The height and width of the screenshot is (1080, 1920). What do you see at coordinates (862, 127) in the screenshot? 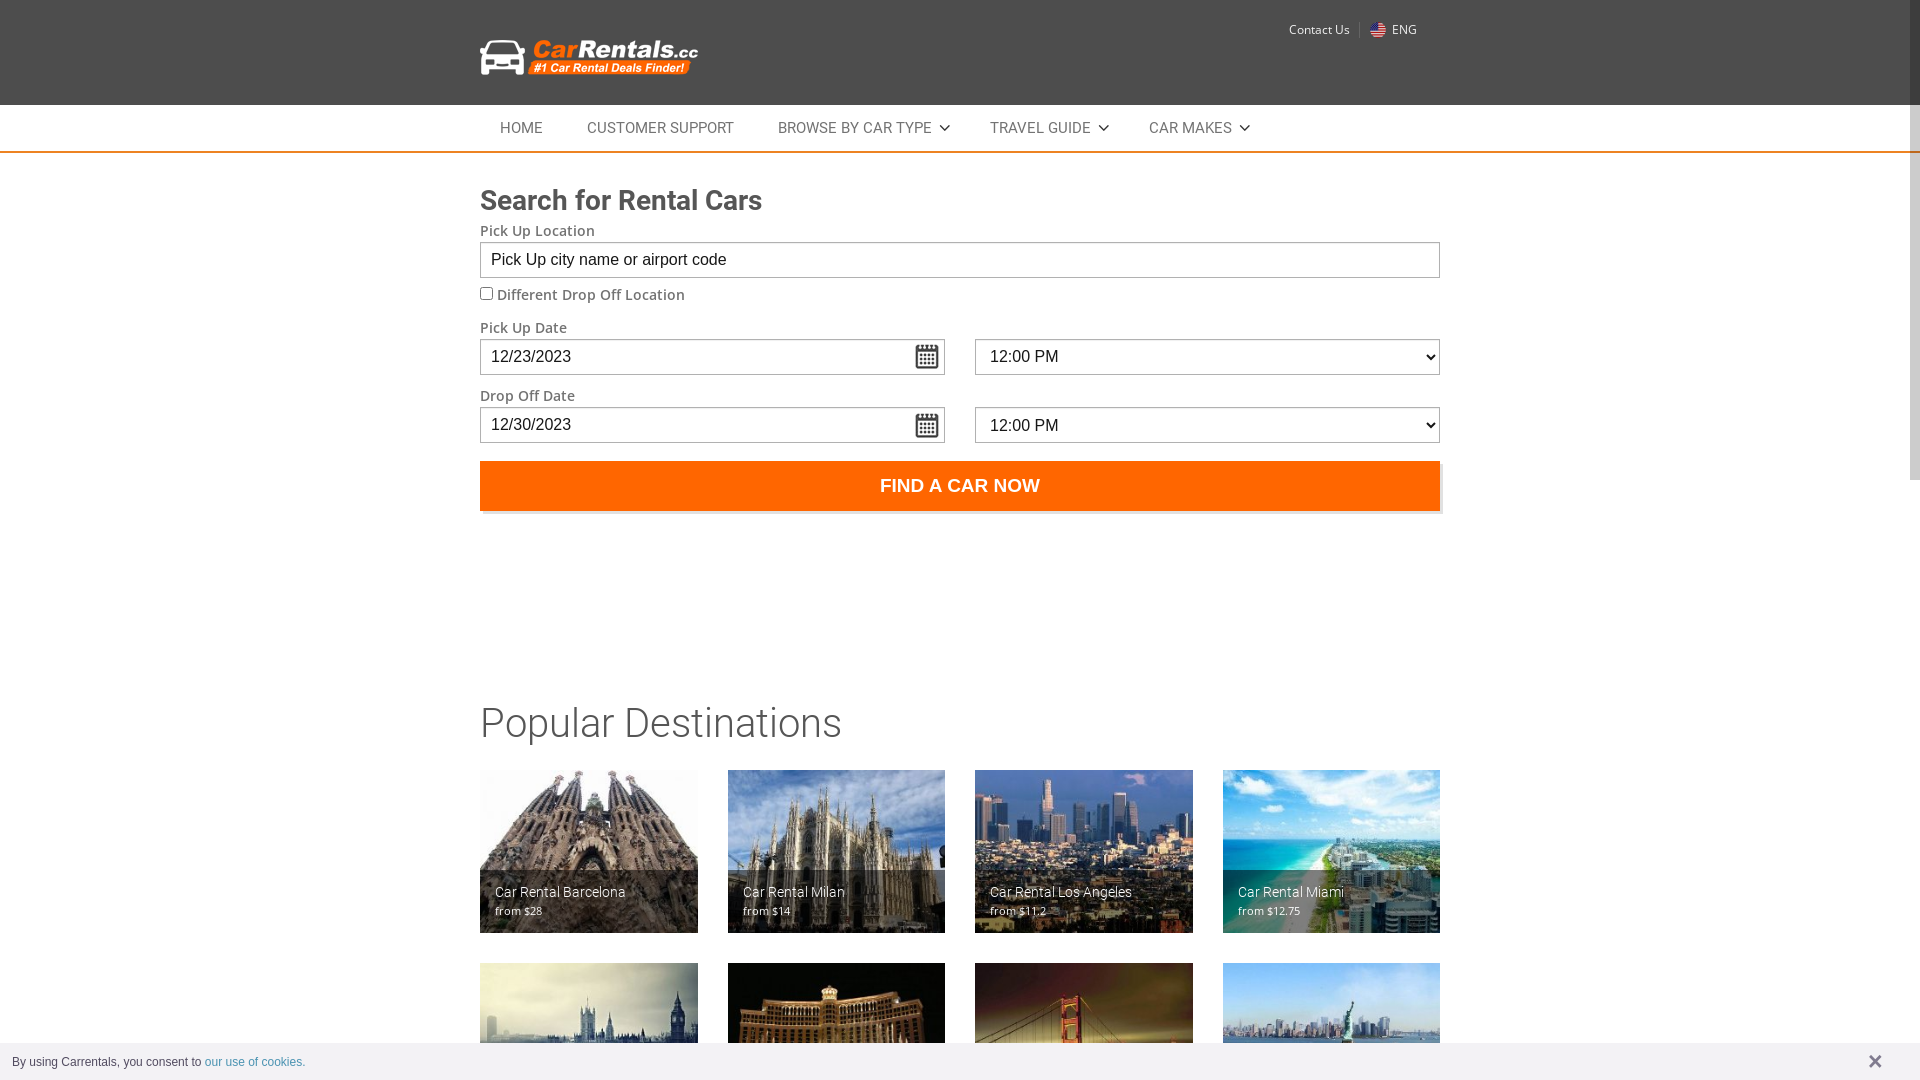
I see `'BROWSE BY CAR TYPE'` at bounding box center [862, 127].